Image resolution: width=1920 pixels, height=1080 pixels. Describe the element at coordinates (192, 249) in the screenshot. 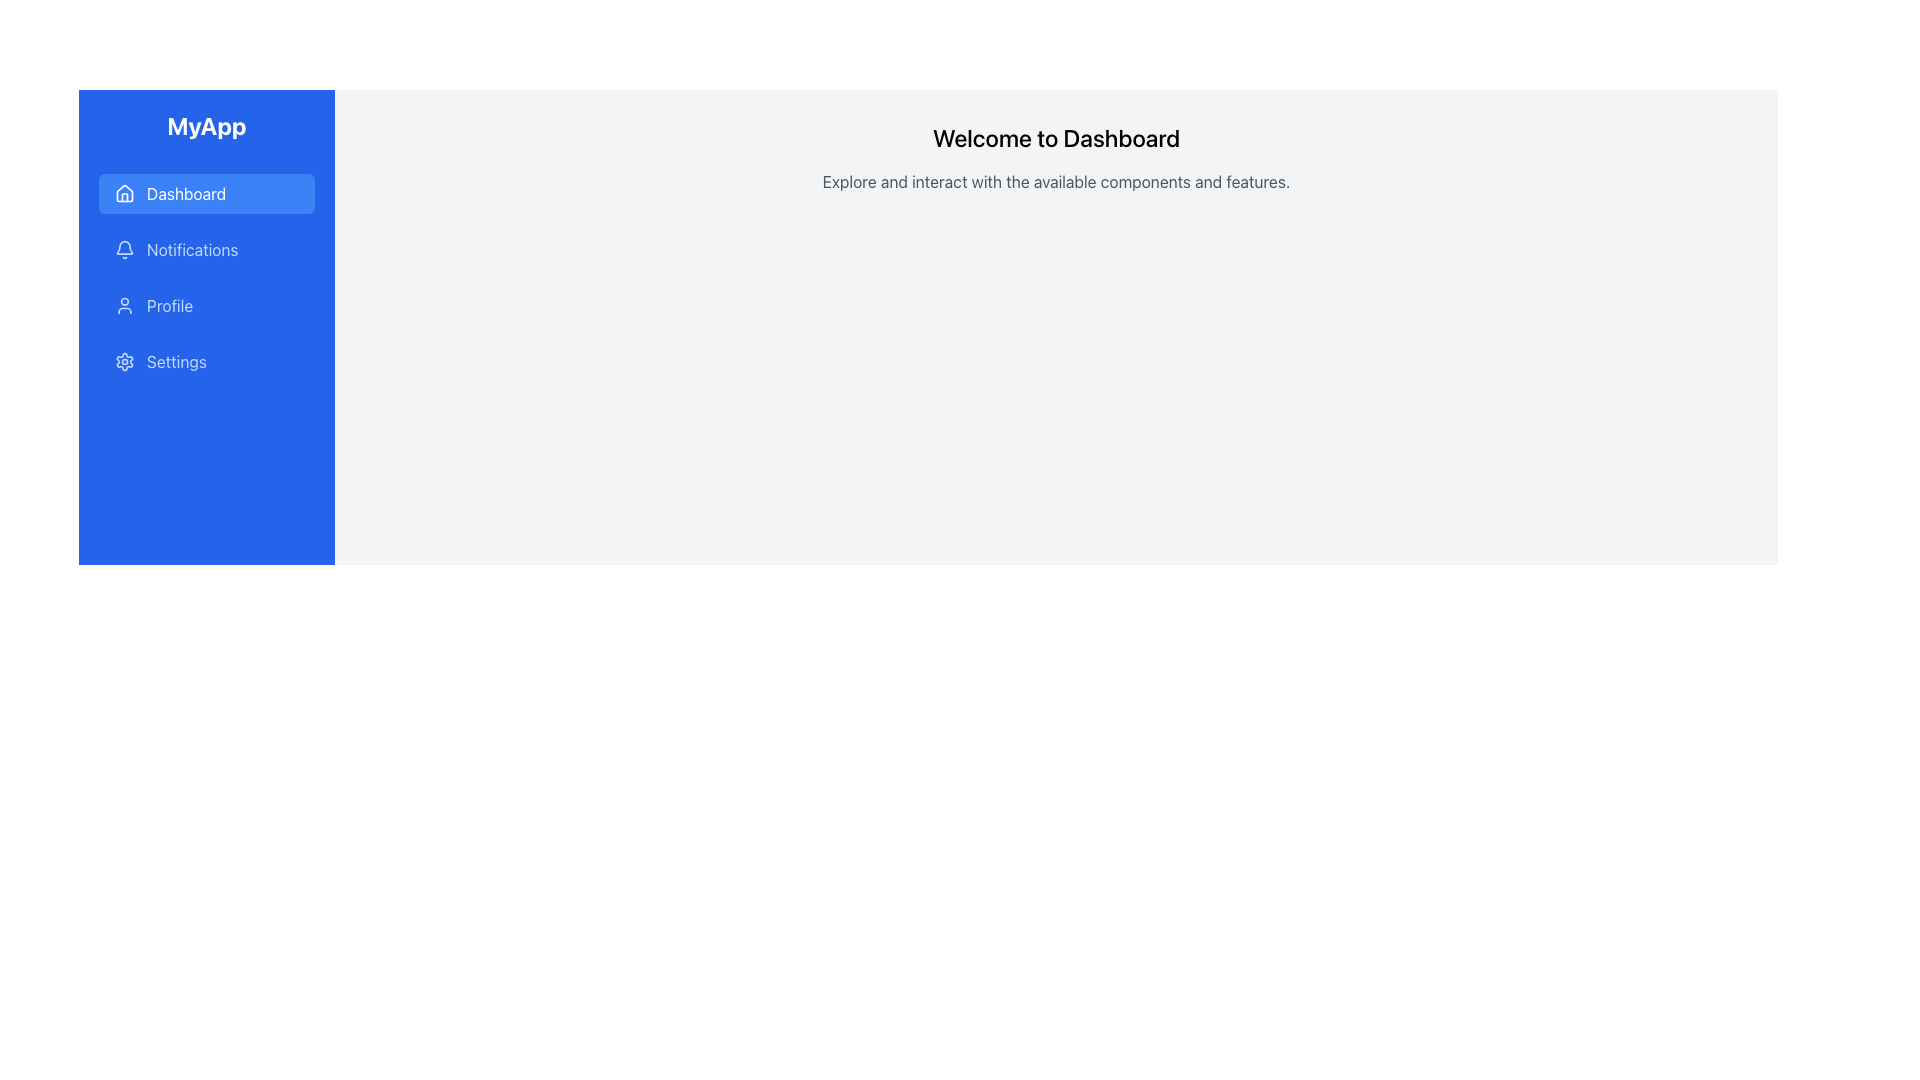

I see `the 'Notifications' text-based navigation link in the vertical menu` at that location.